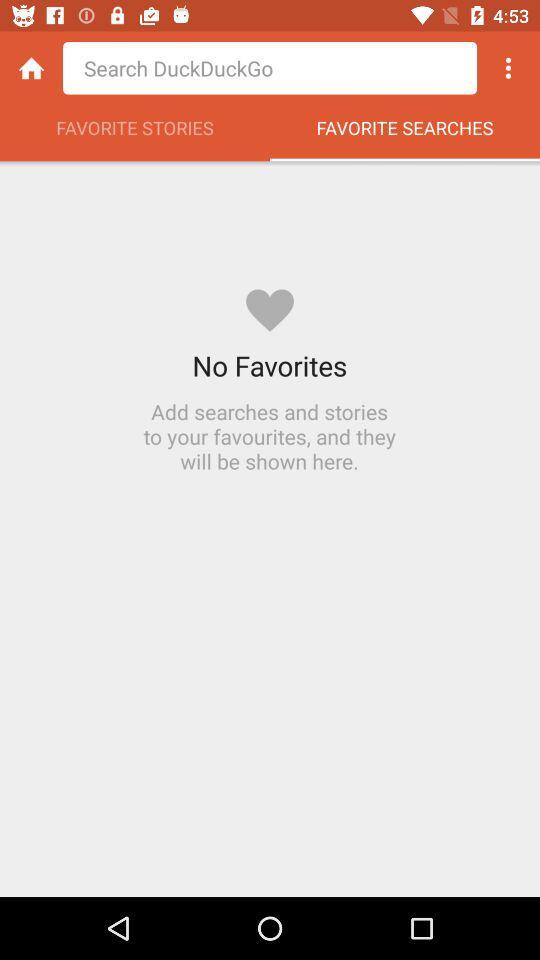  I want to click on go home, so click(30, 68).